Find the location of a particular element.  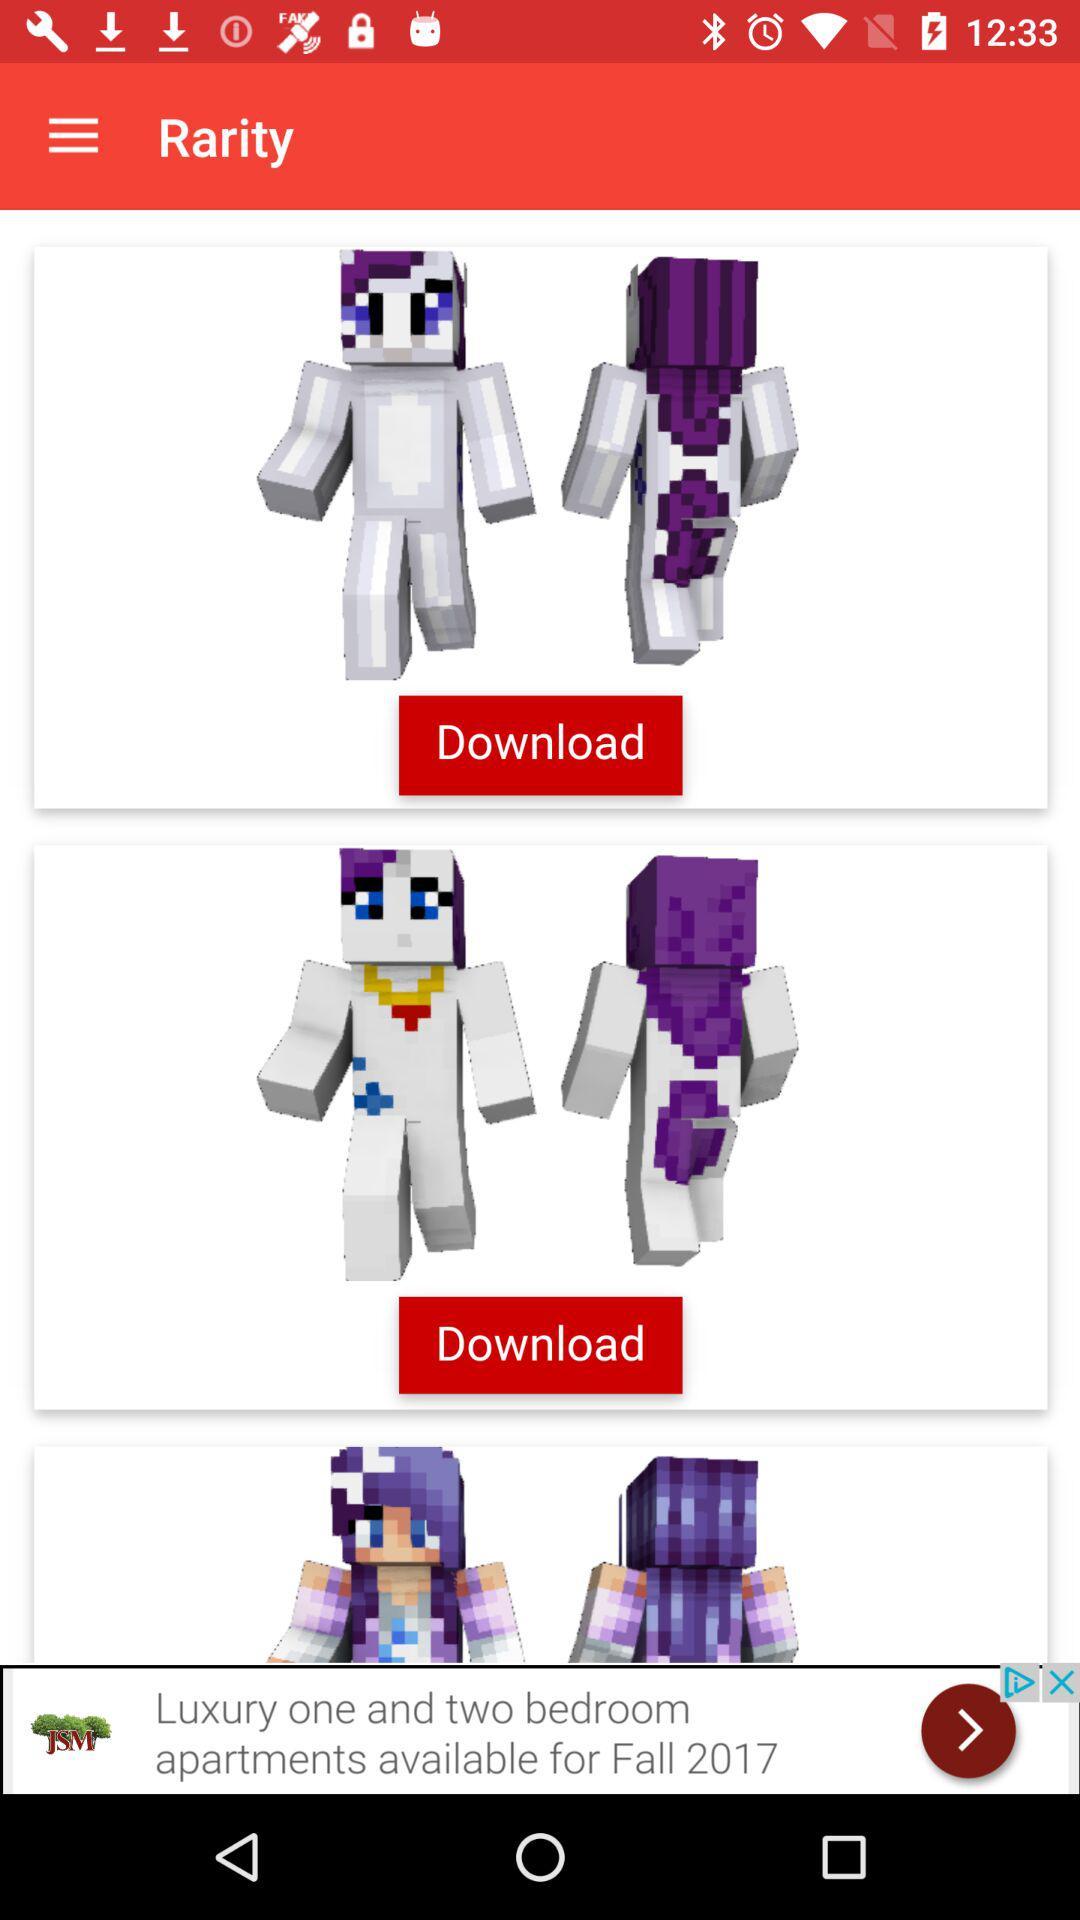

download is located at coordinates (540, 935).